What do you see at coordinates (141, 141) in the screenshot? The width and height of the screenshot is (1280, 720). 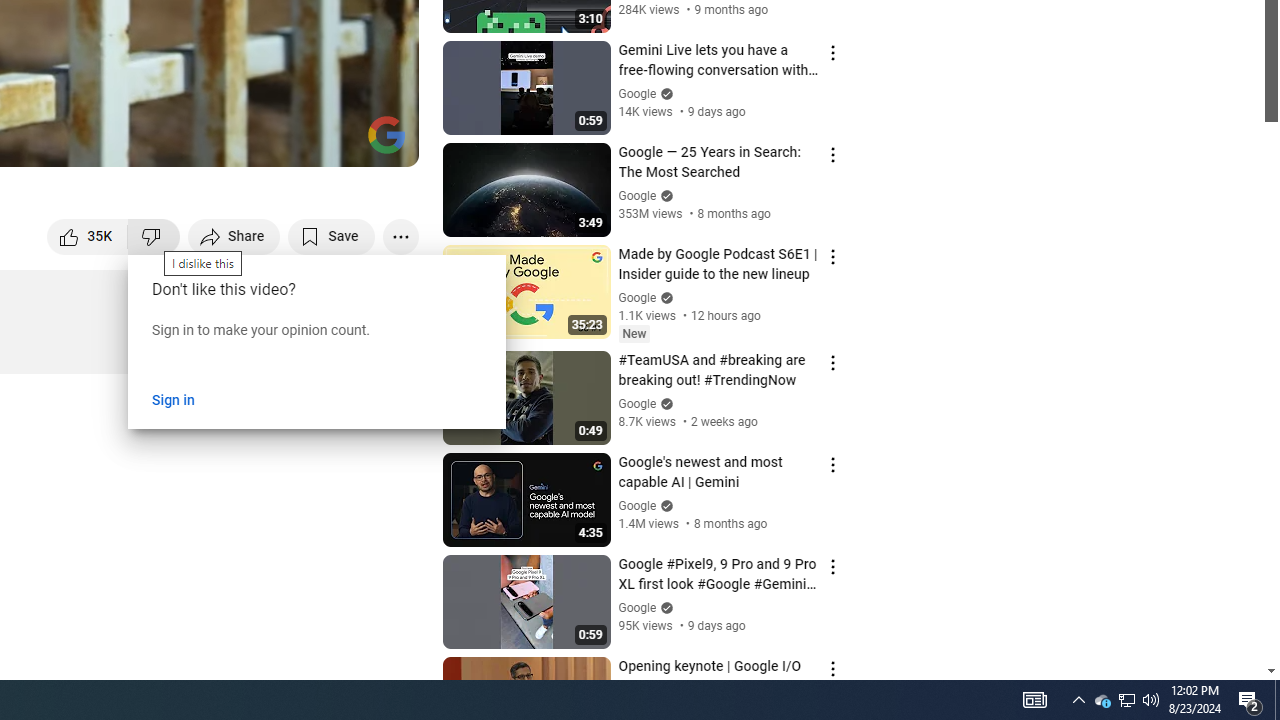 I see `'Autoplay is on'` at bounding box center [141, 141].